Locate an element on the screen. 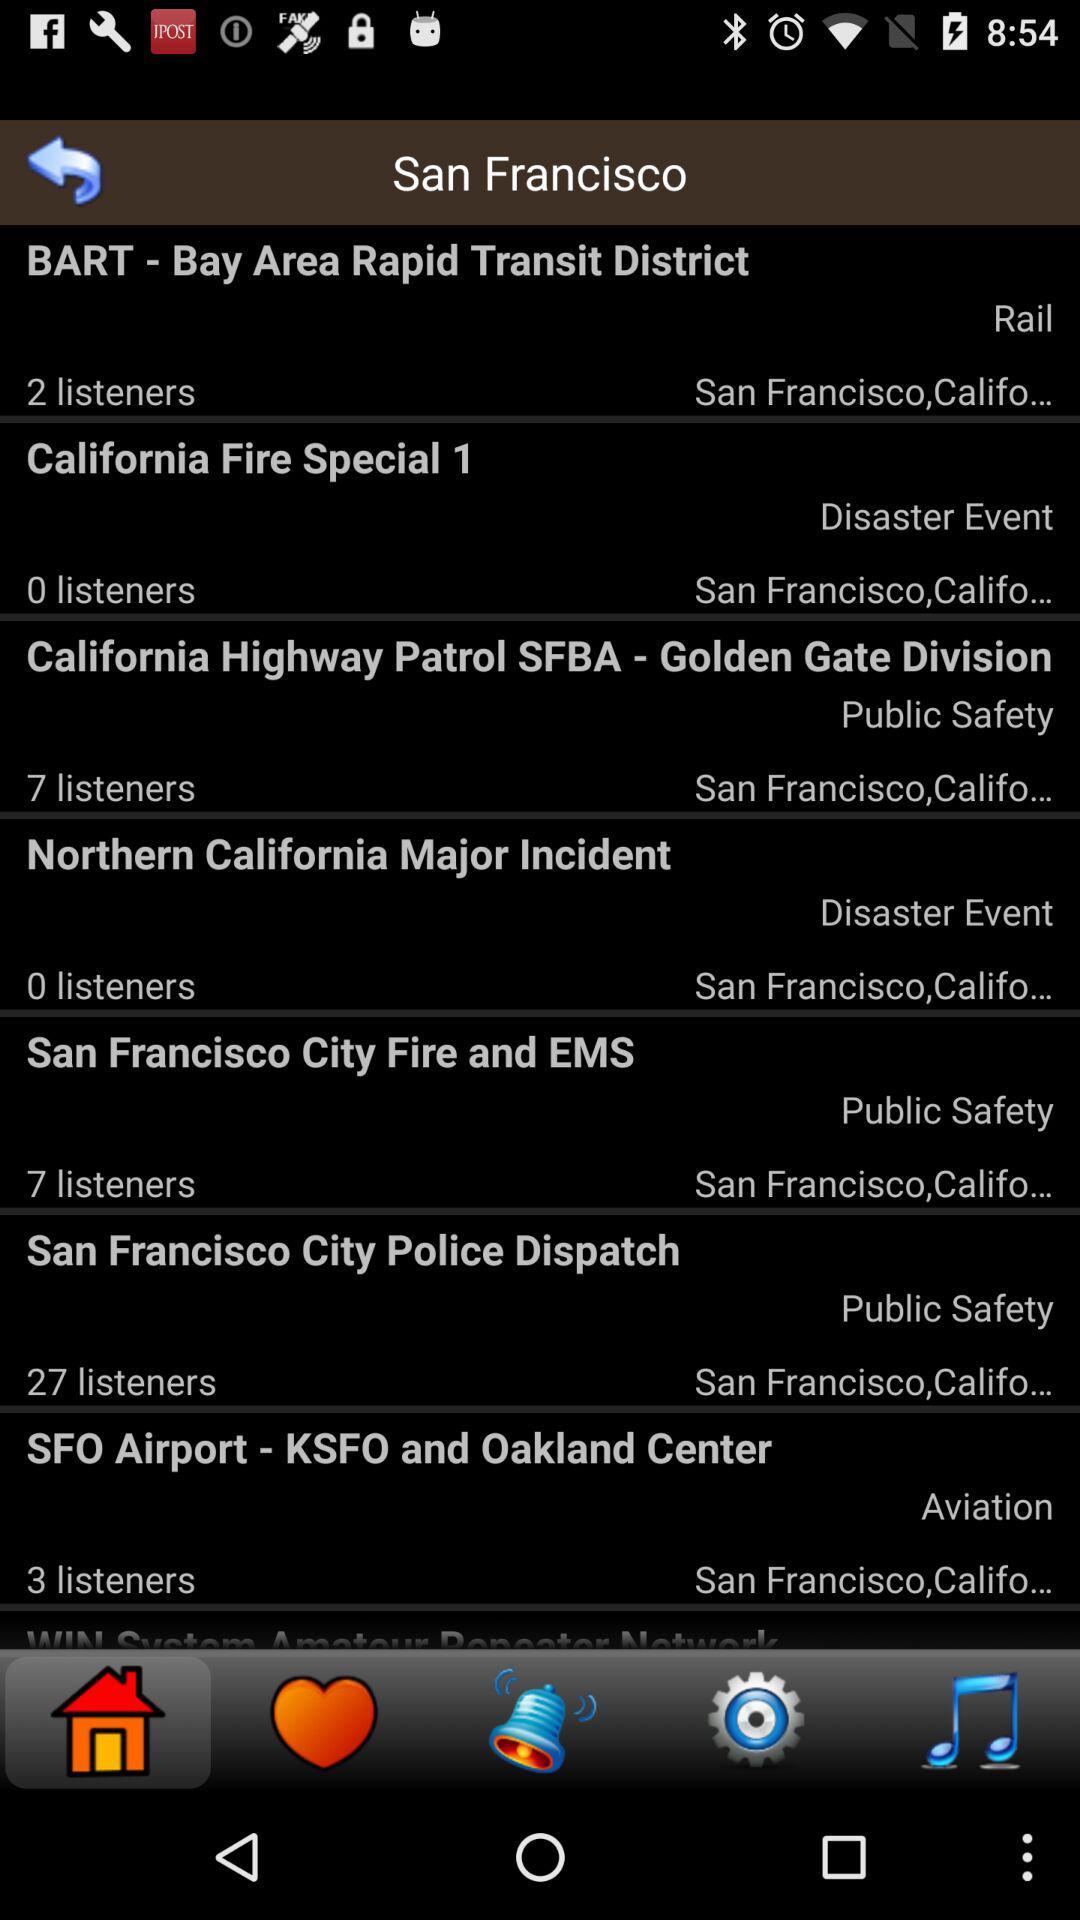 This screenshot has height=1920, width=1080. the icon below the san francisco city is located at coordinates (121, 1379).